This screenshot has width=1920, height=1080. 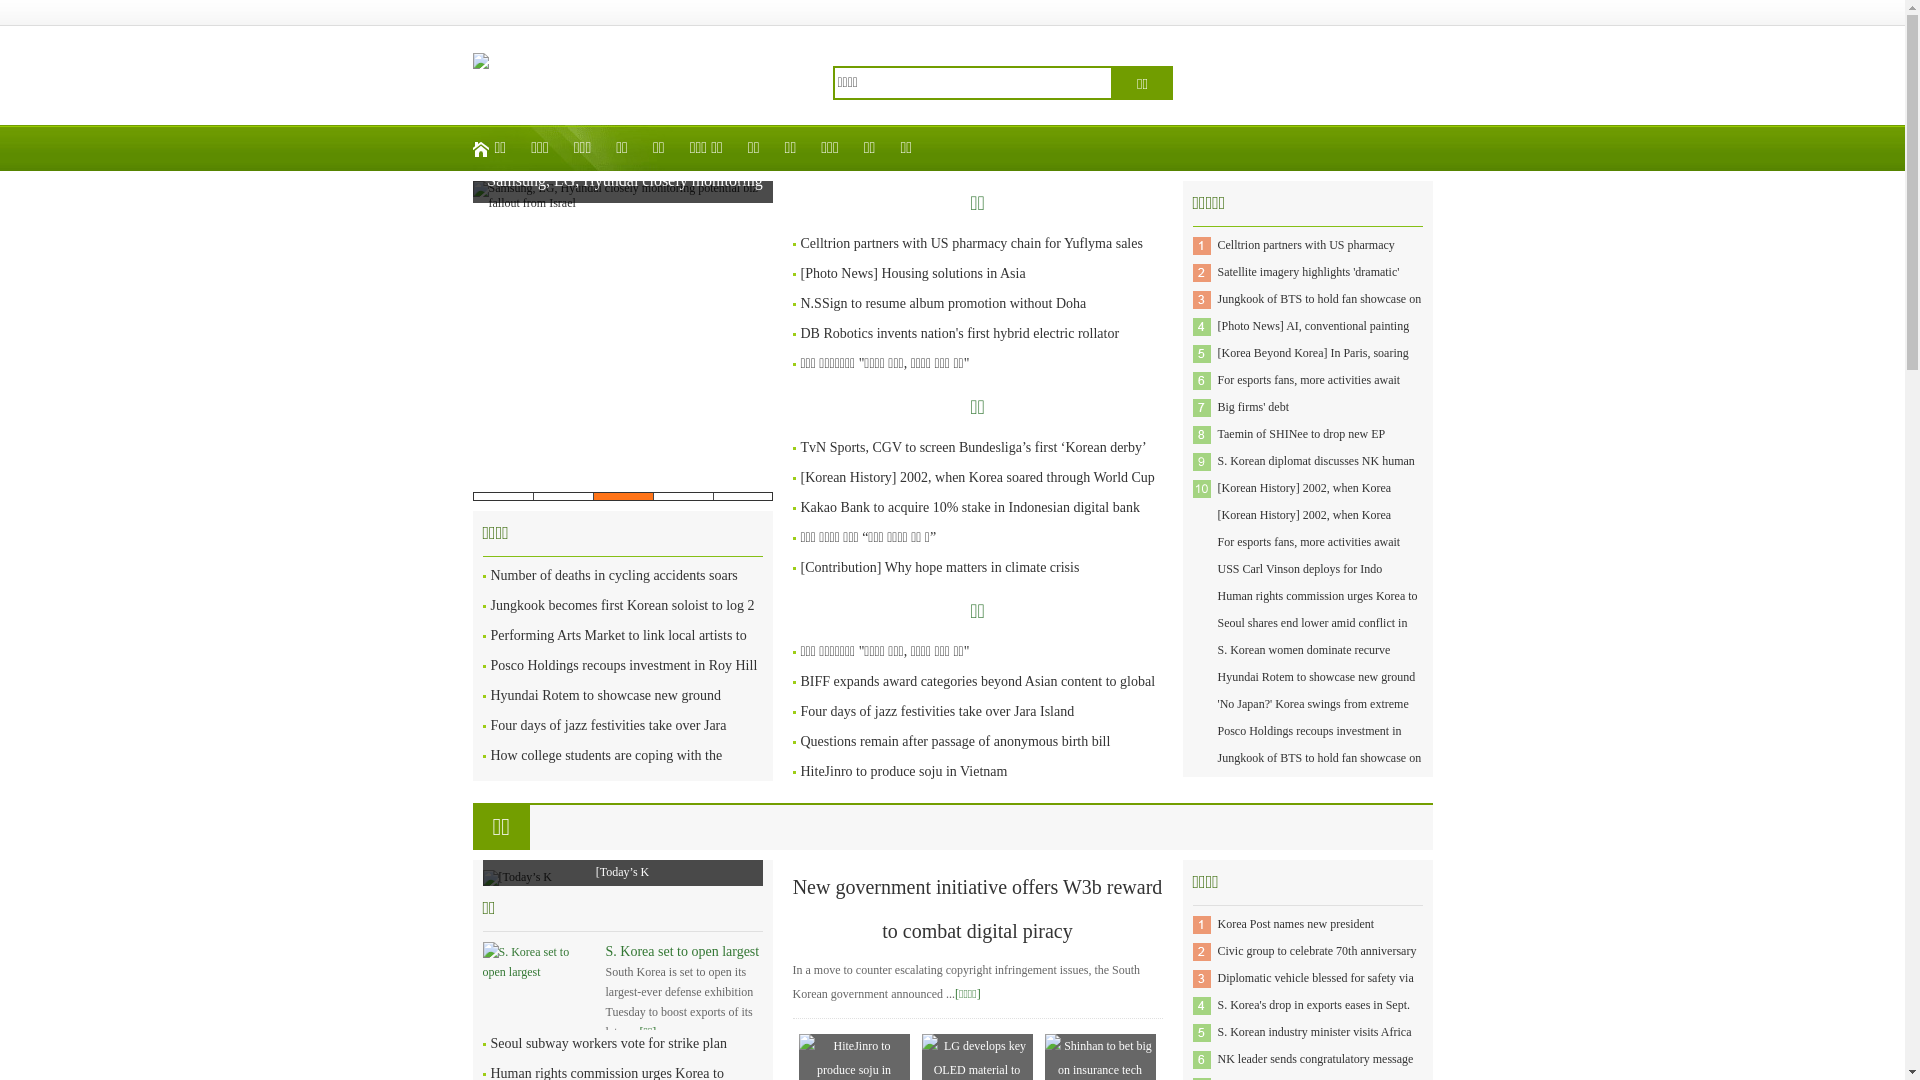 What do you see at coordinates (607, 1042) in the screenshot?
I see `'Seoul subway workers vote for strike plan'` at bounding box center [607, 1042].